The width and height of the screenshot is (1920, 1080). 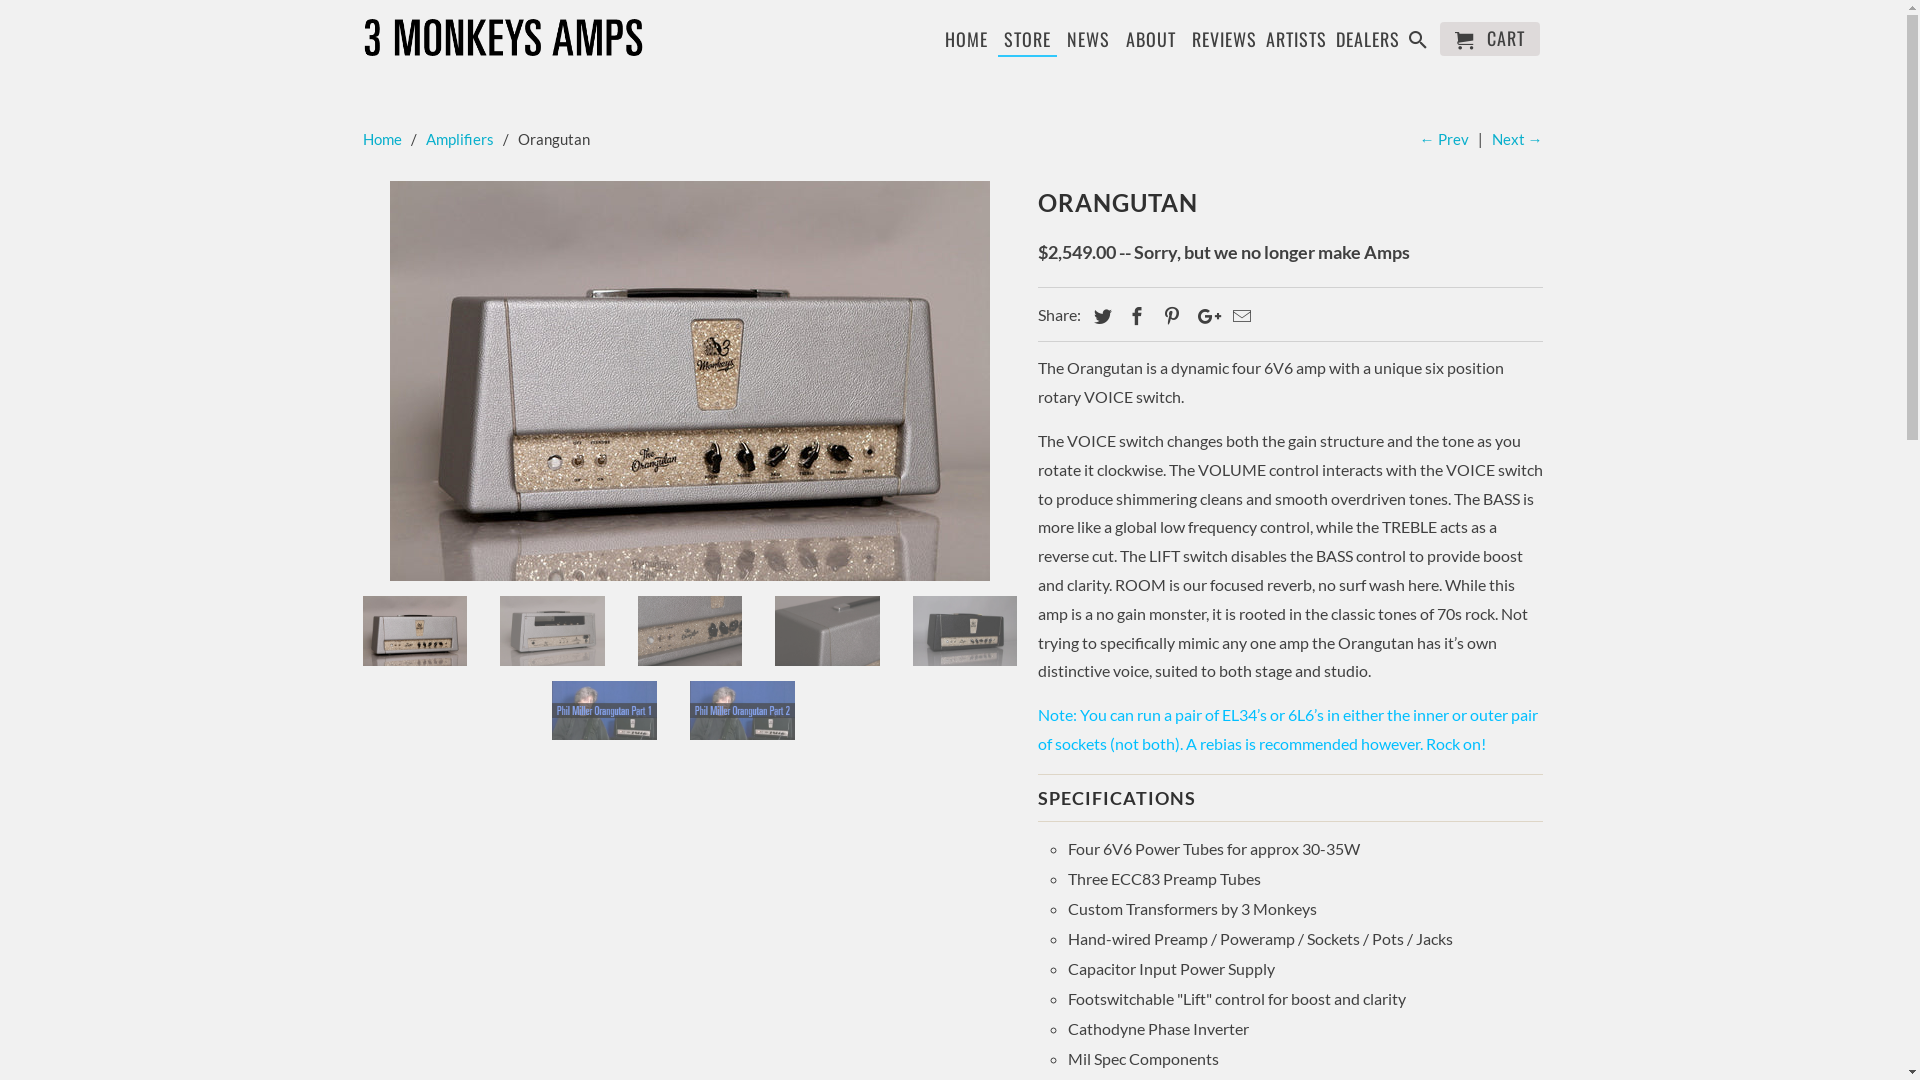 I want to click on 'CART', so click(x=1489, y=38).